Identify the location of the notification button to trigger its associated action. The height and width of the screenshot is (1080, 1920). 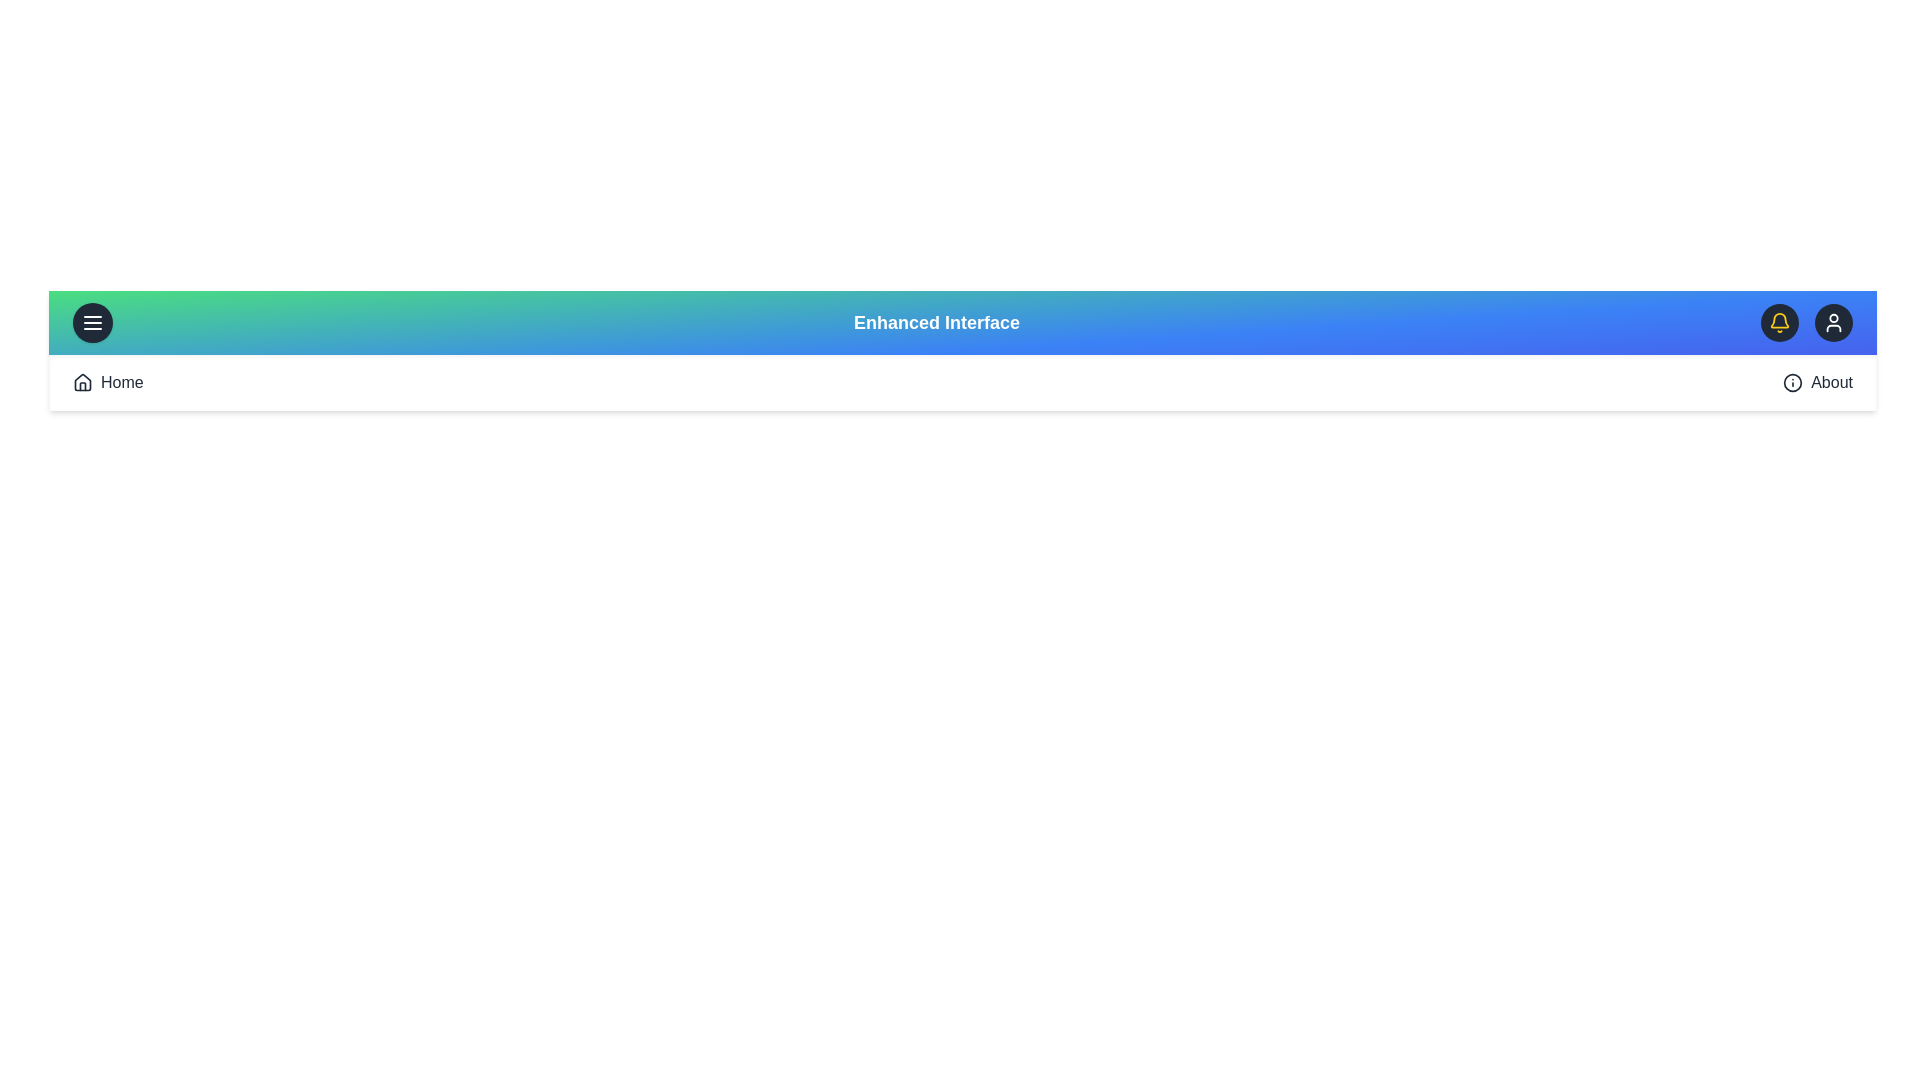
(1780, 322).